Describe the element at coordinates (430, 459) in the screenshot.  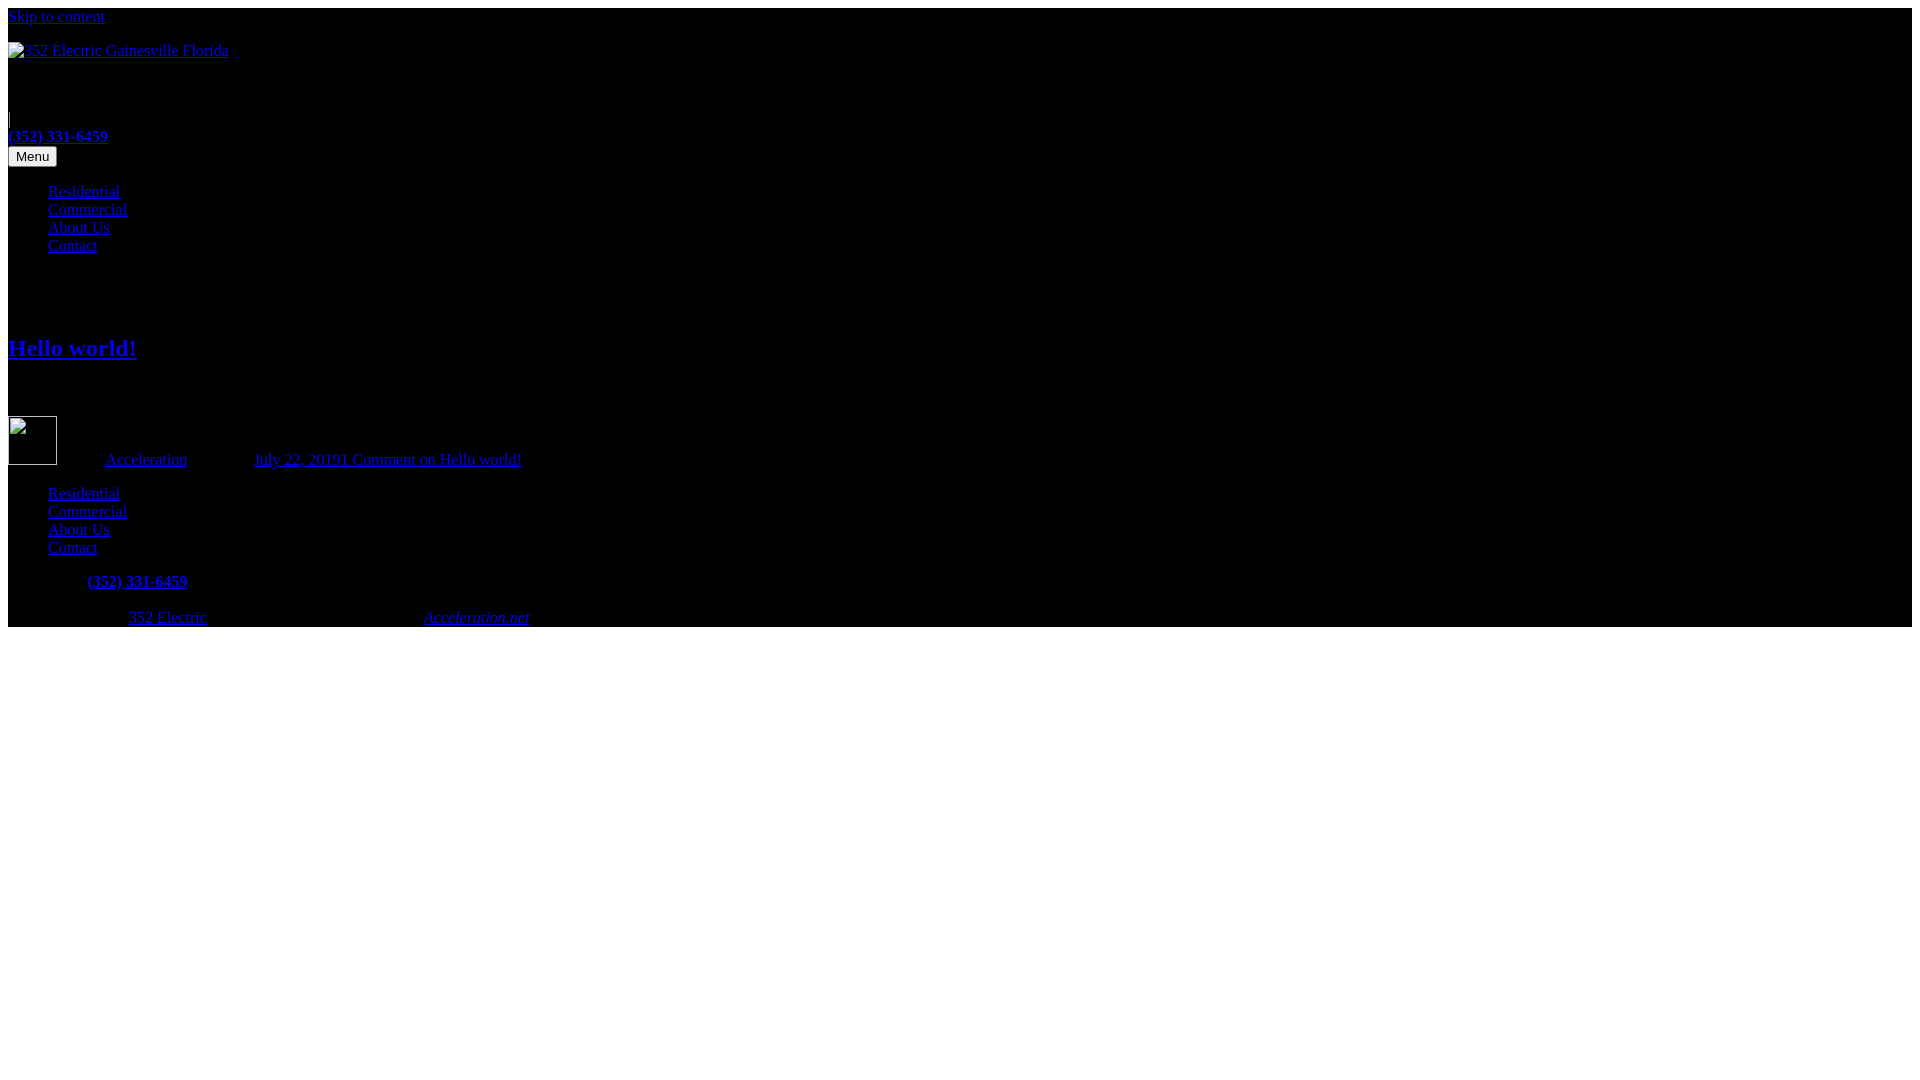
I see `'1 Comment on Hello world!'` at that location.